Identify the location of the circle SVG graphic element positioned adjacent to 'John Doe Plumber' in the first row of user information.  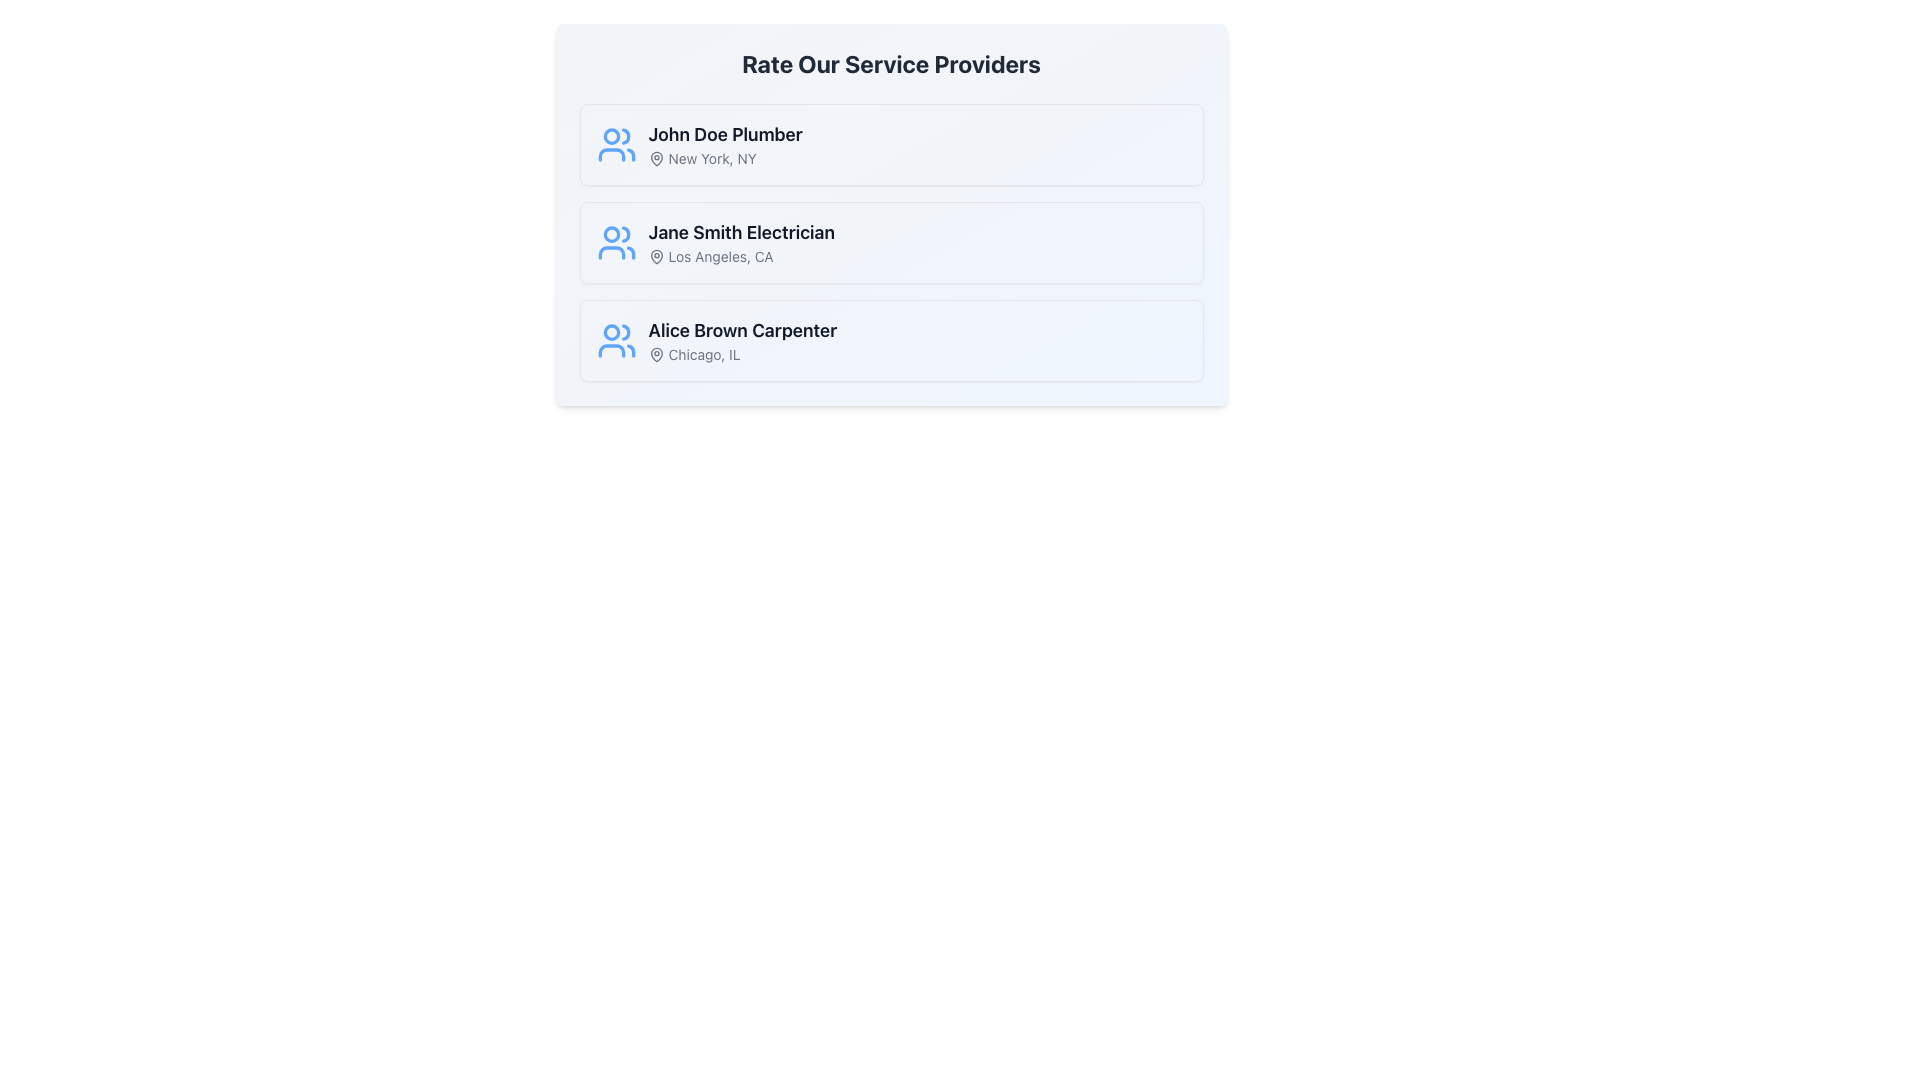
(610, 135).